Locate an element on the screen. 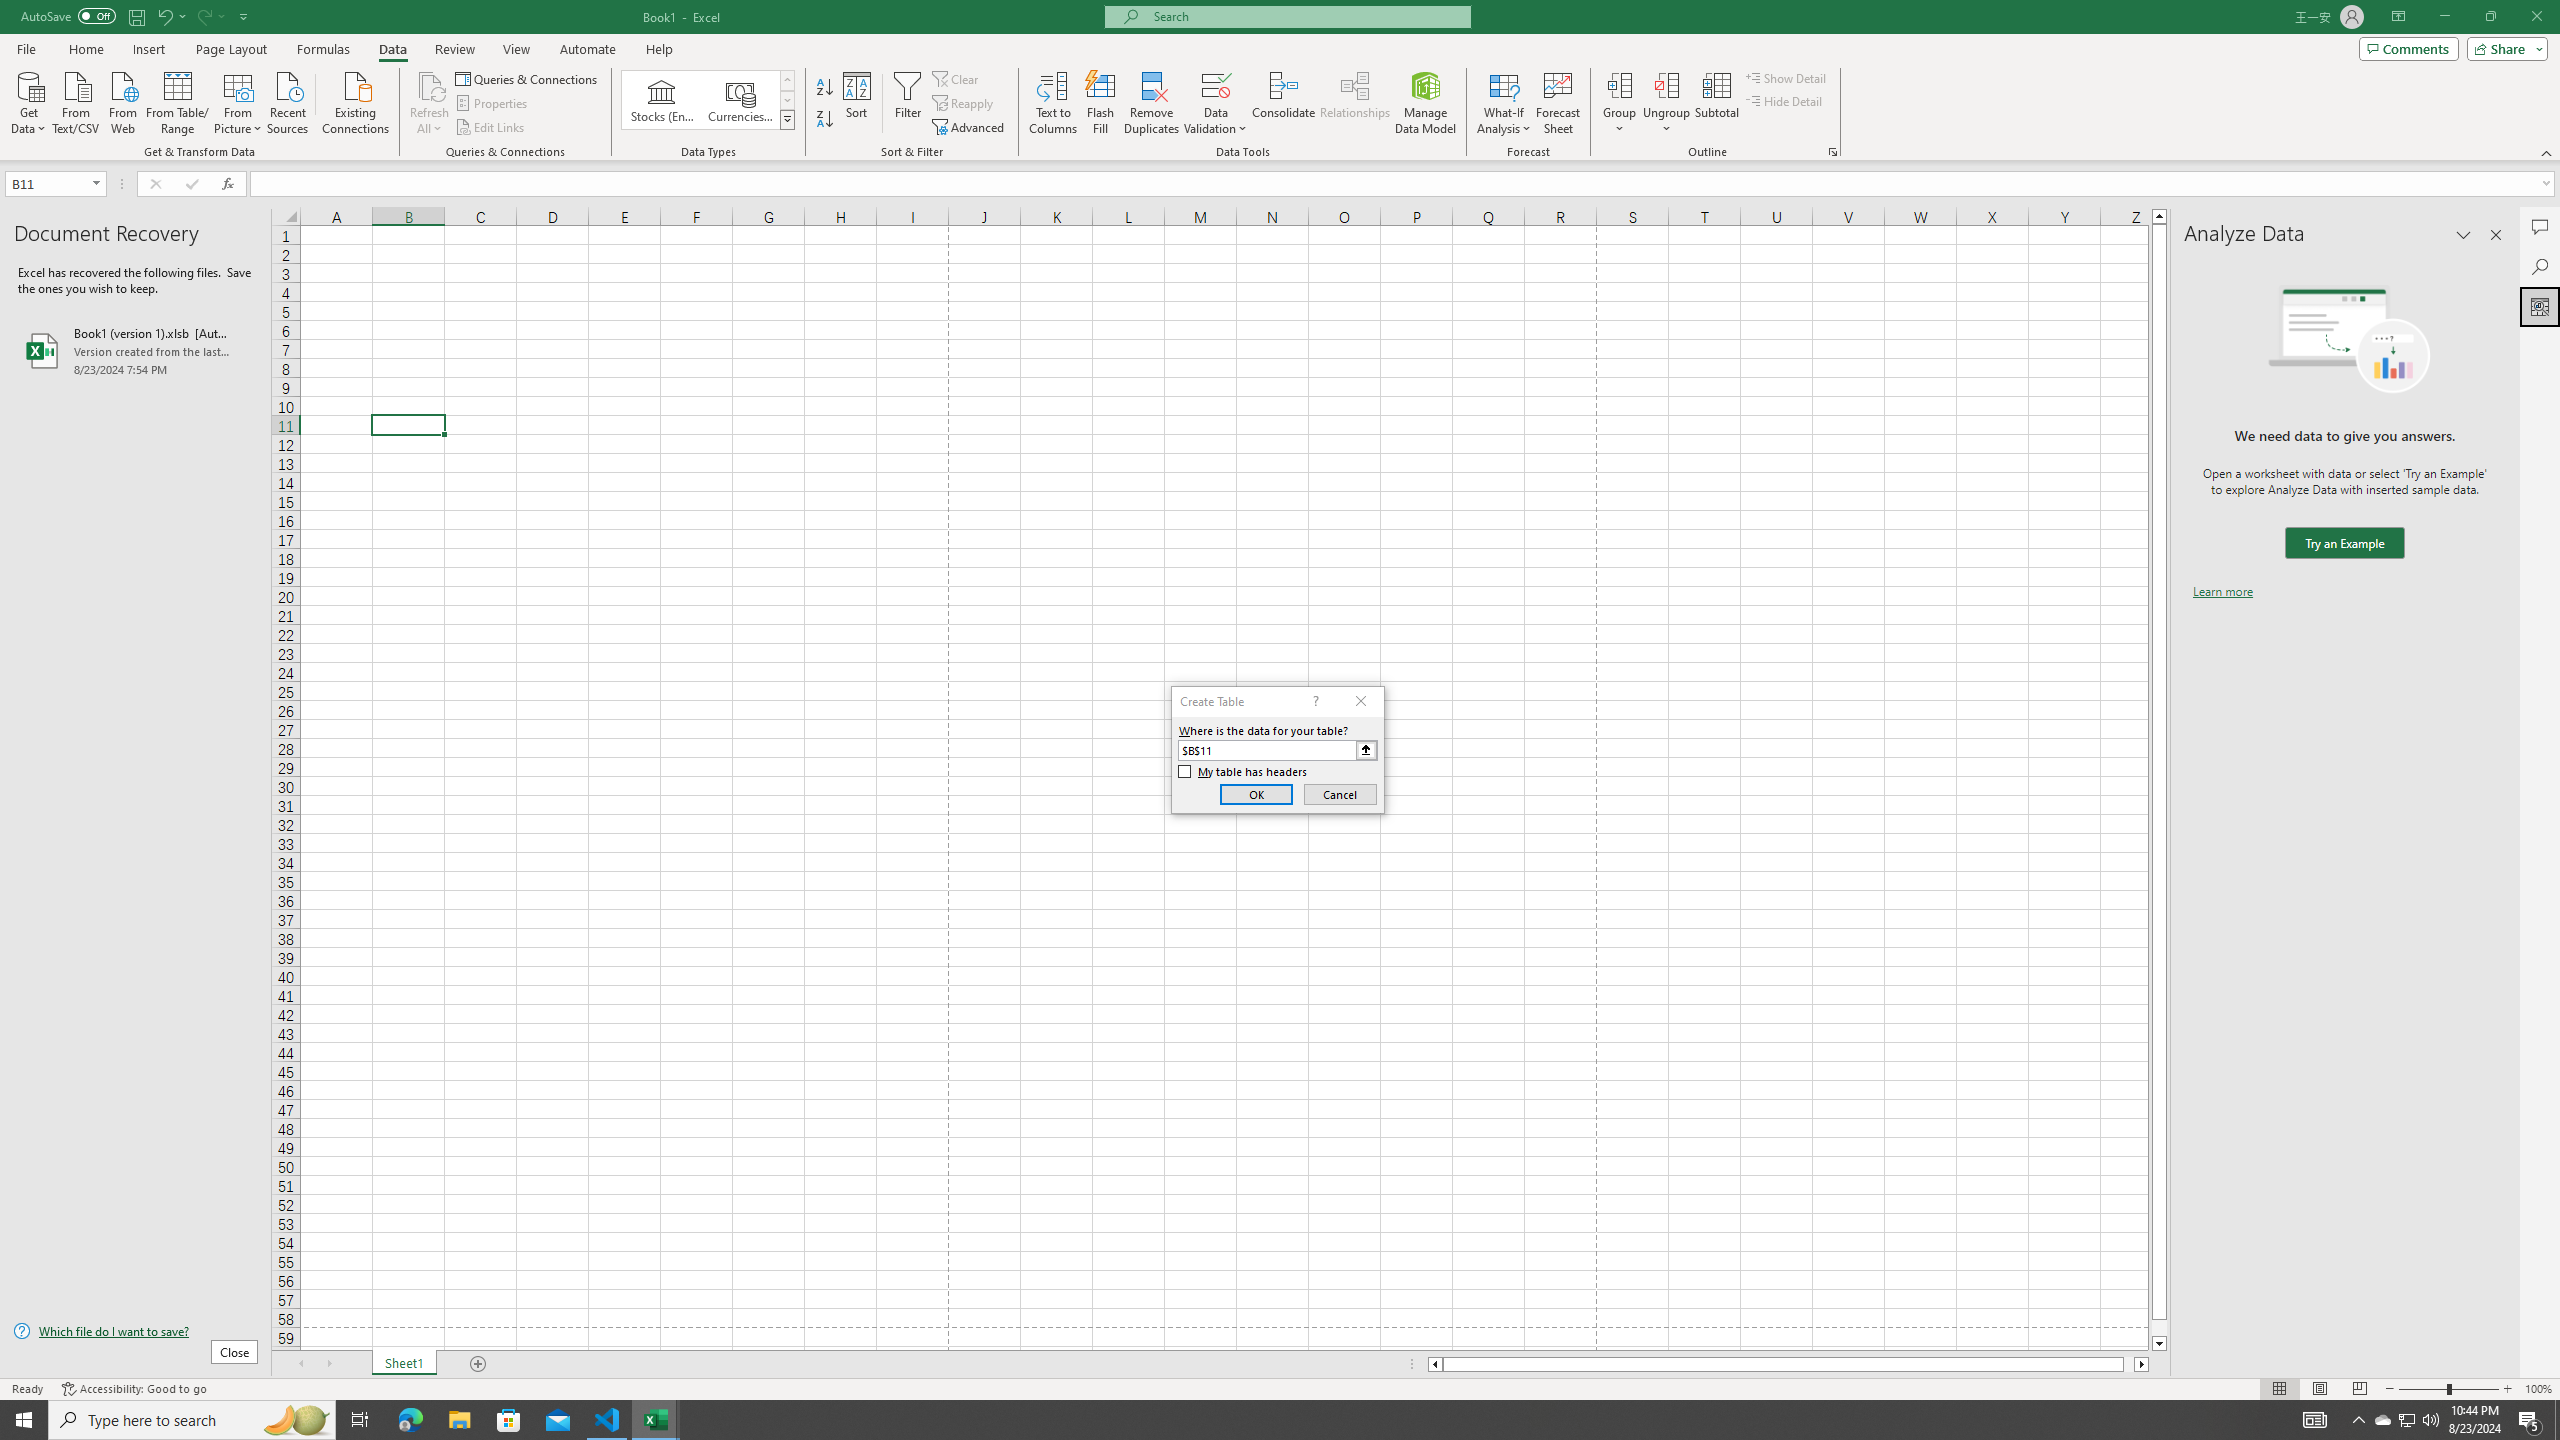 This screenshot has height=1440, width=2560. 'Insert' is located at coordinates (147, 49).